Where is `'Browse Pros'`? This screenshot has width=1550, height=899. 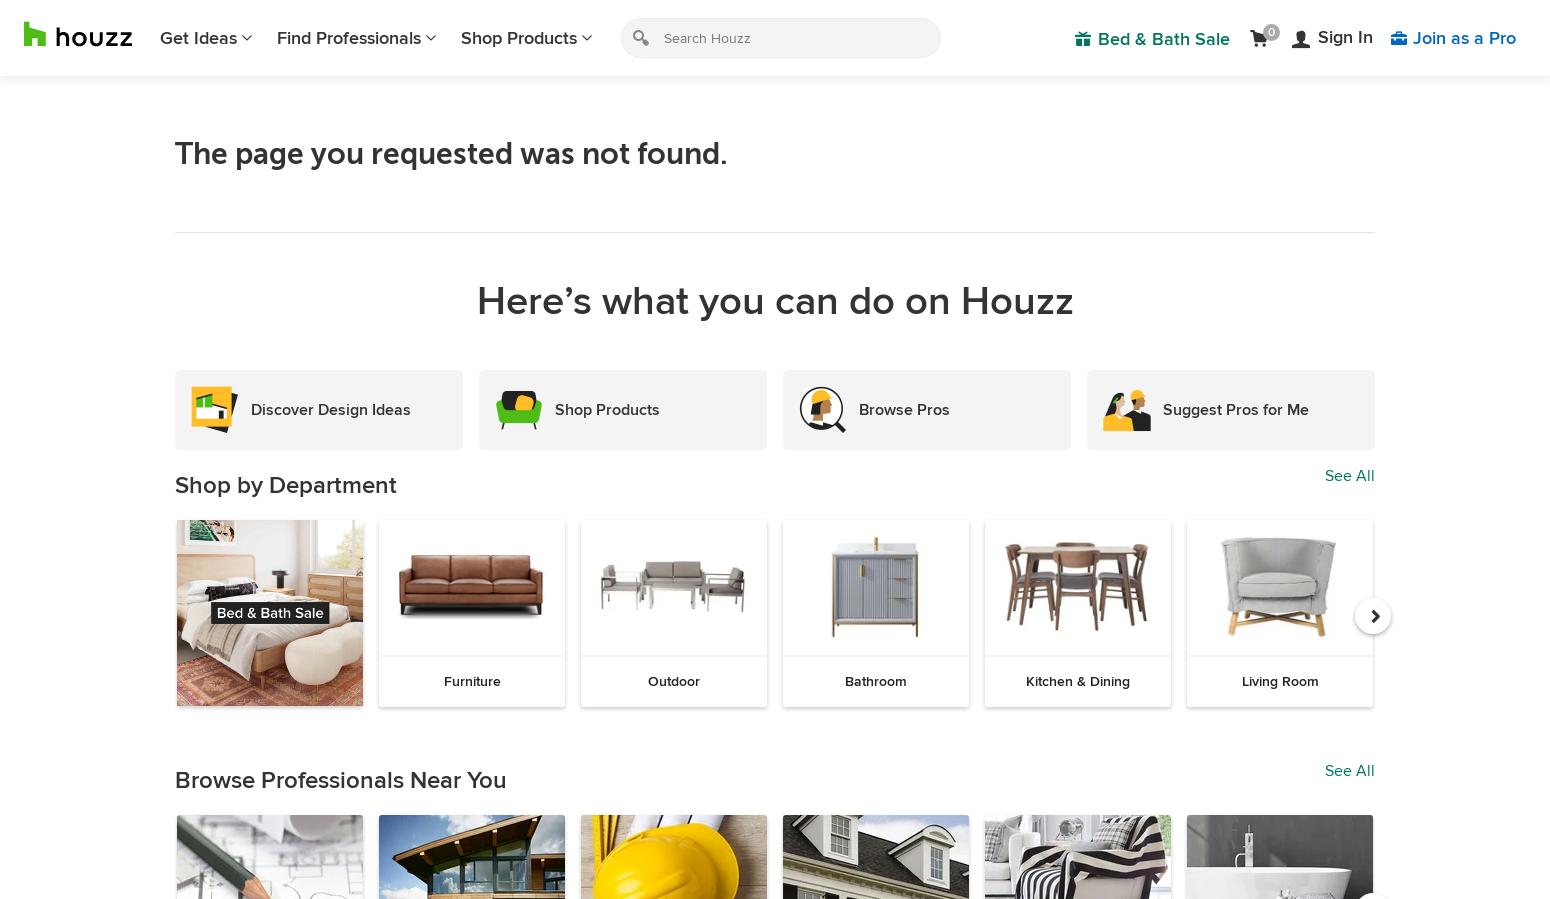
'Browse Pros' is located at coordinates (859, 407).